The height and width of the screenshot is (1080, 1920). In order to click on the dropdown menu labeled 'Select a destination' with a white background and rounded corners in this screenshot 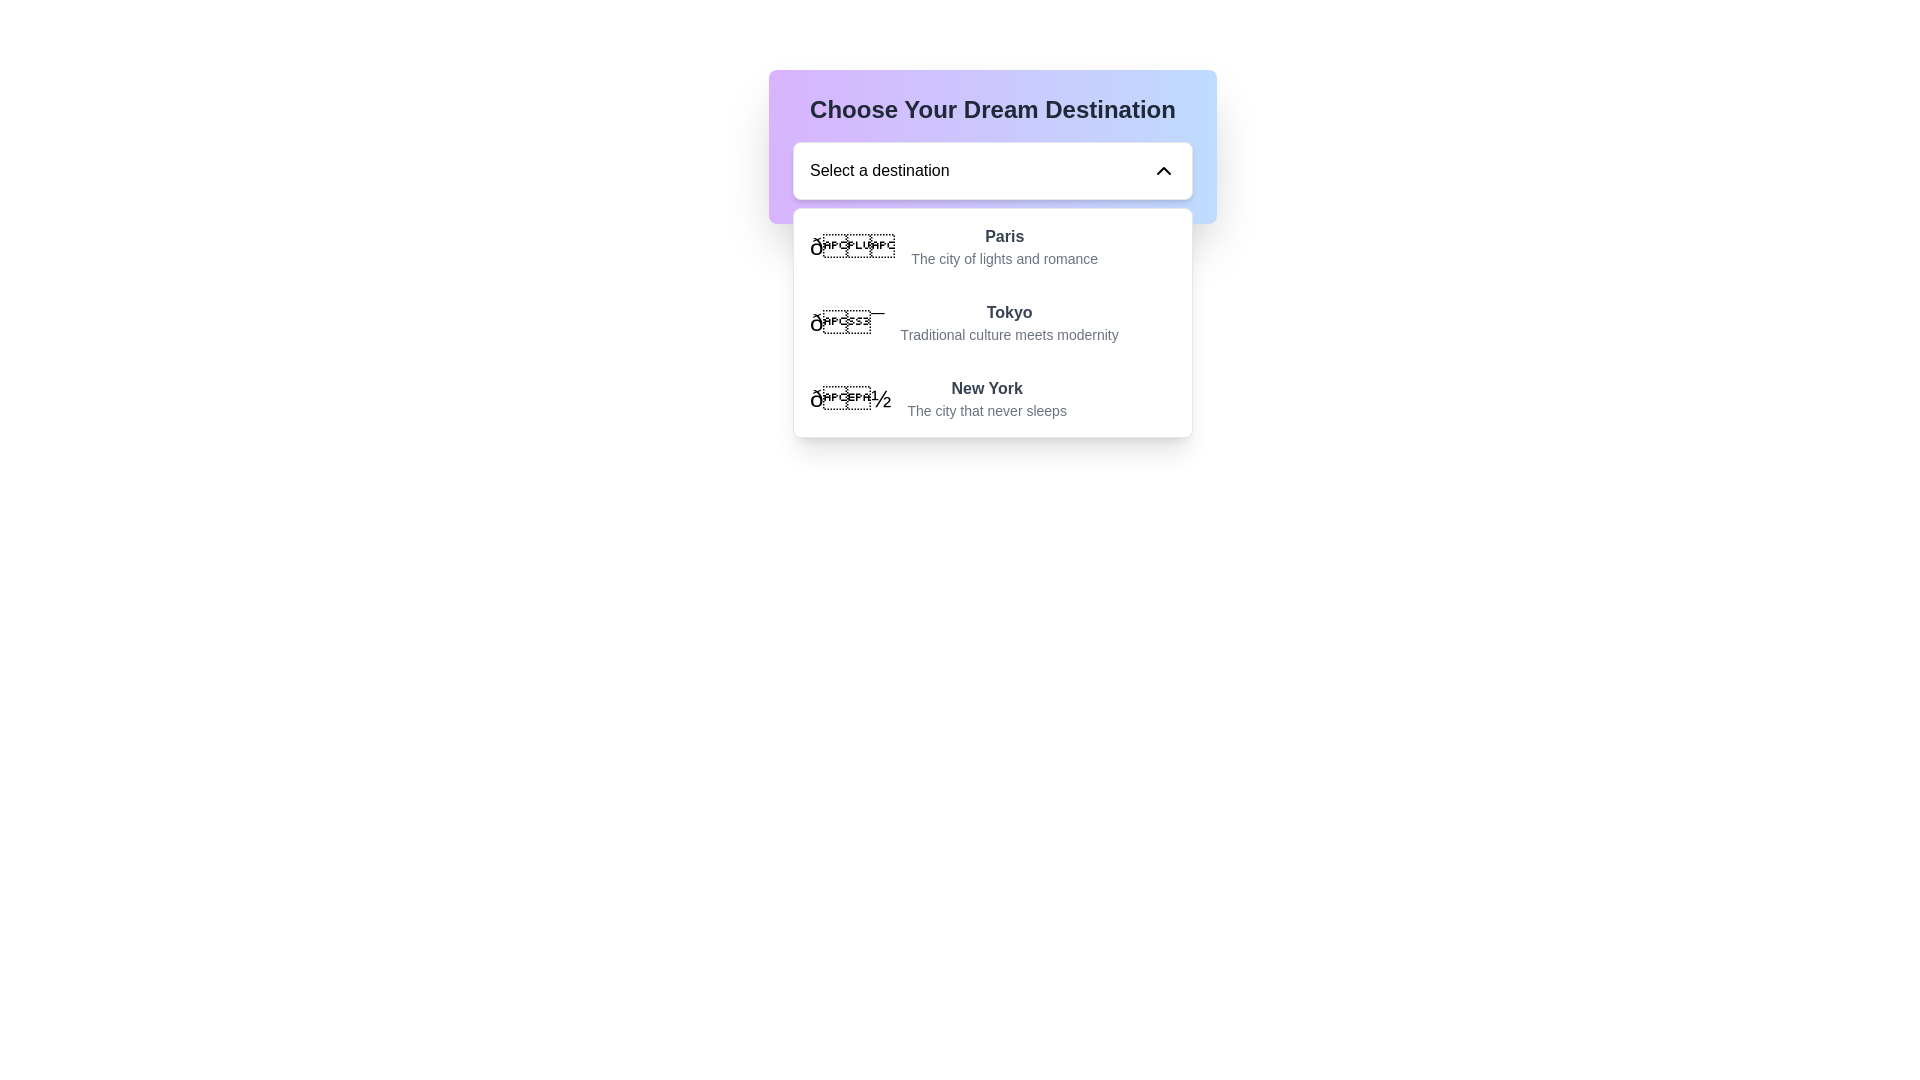, I will do `click(993, 169)`.